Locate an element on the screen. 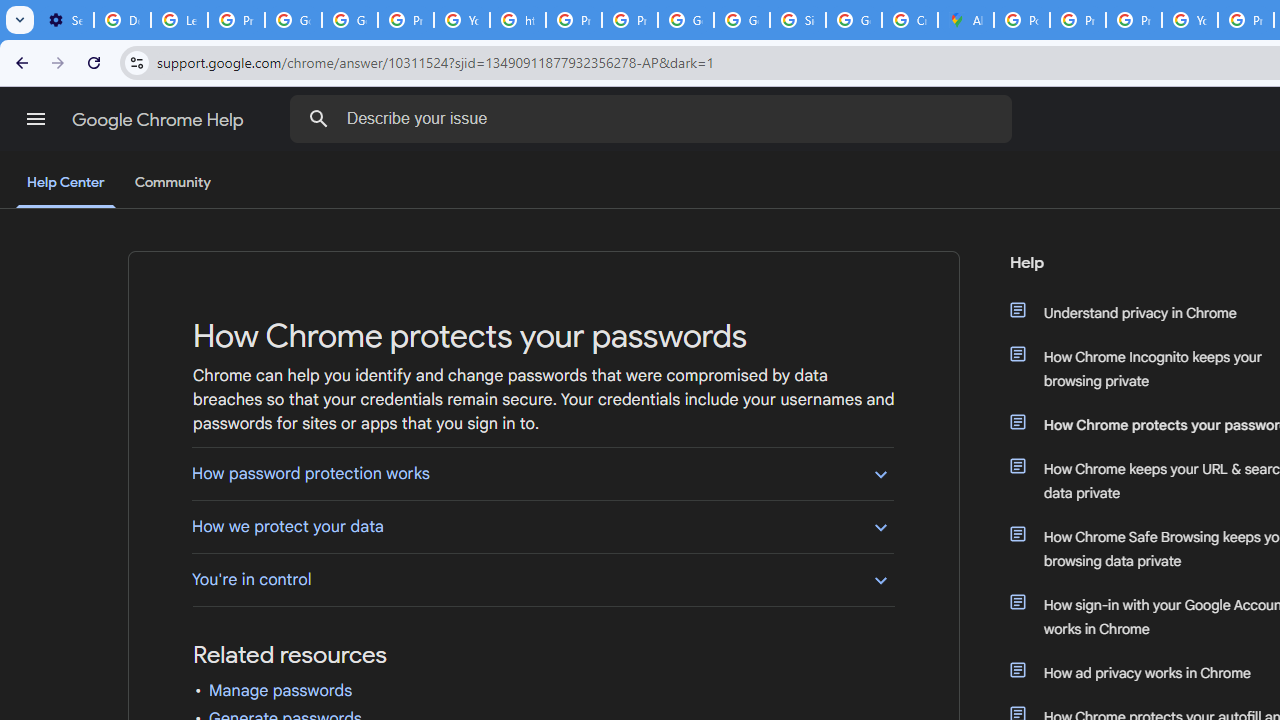 The height and width of the screenshot is (720, 1280). 'Main menu' is located at coordinates (35, 119).